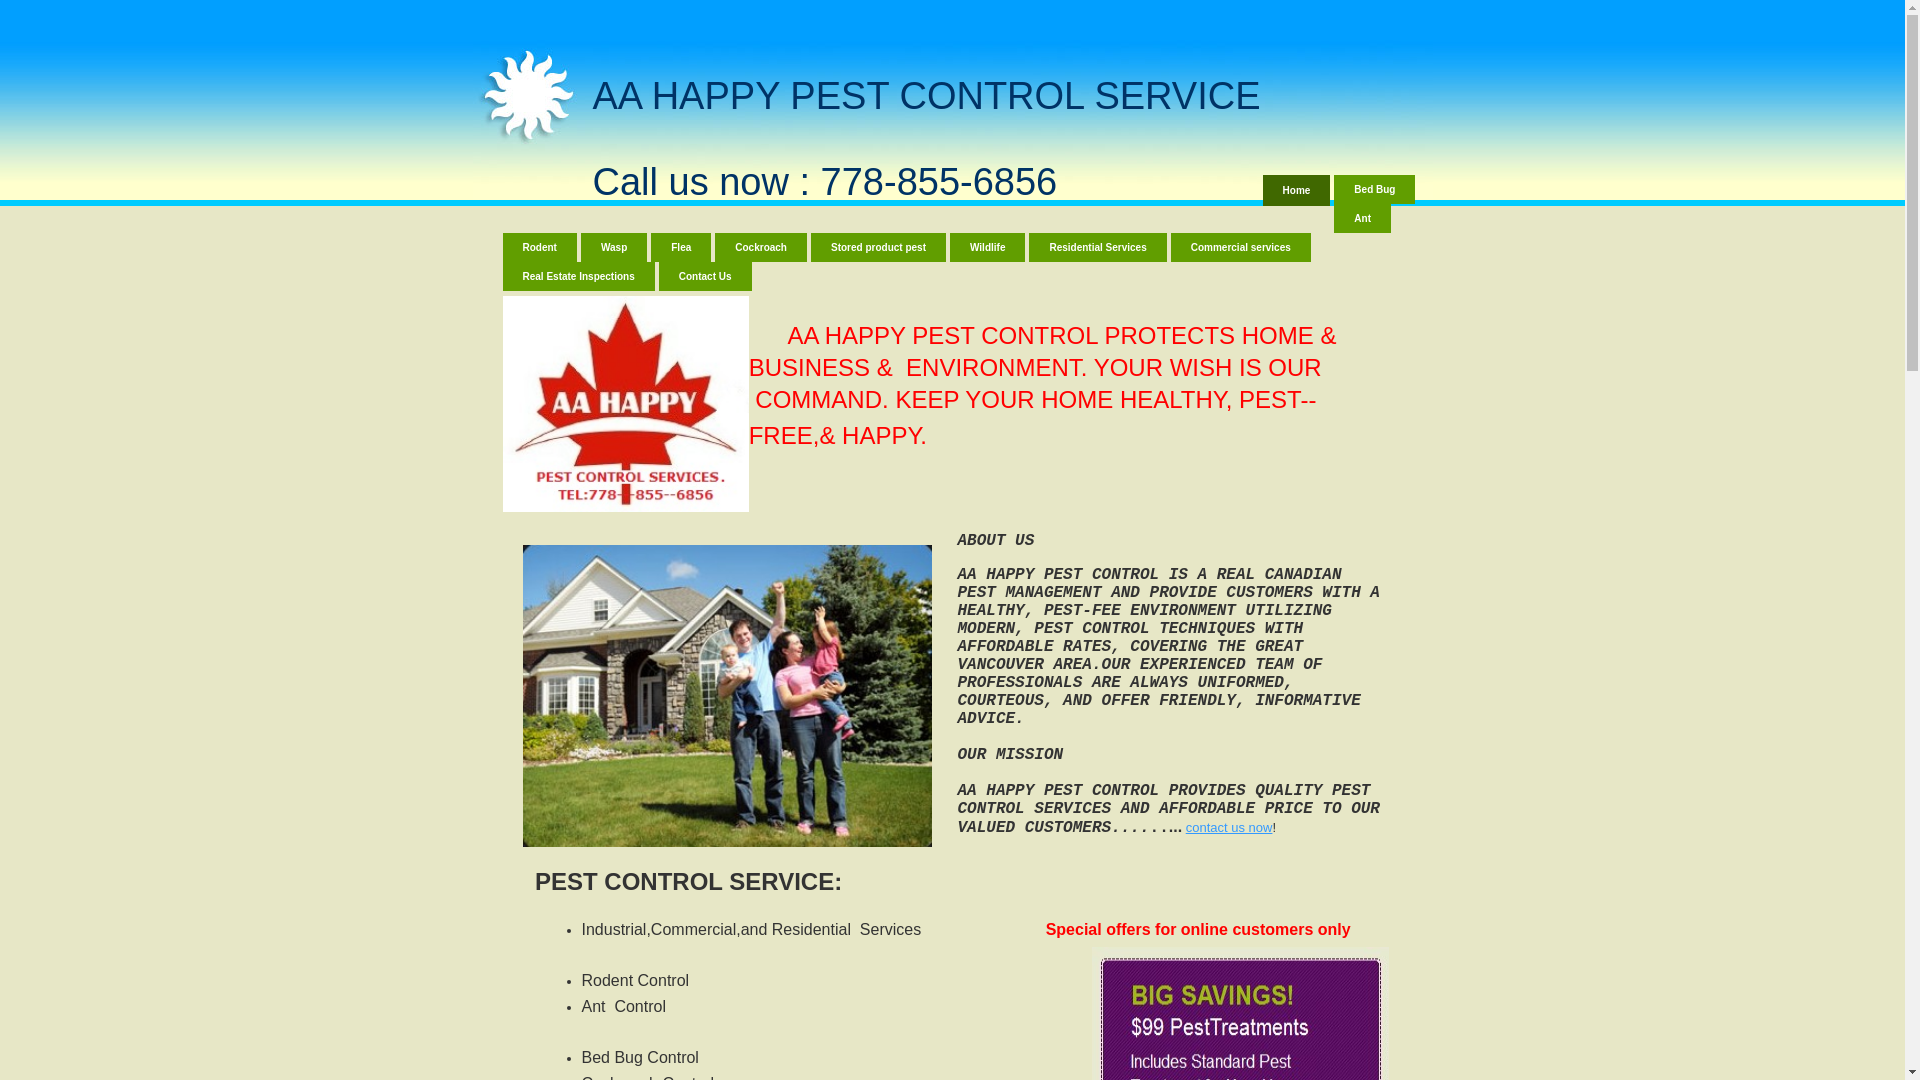 The height and width of the screenshot is (1080, 1920). I want to click on 'Flea', so click(681, 246).